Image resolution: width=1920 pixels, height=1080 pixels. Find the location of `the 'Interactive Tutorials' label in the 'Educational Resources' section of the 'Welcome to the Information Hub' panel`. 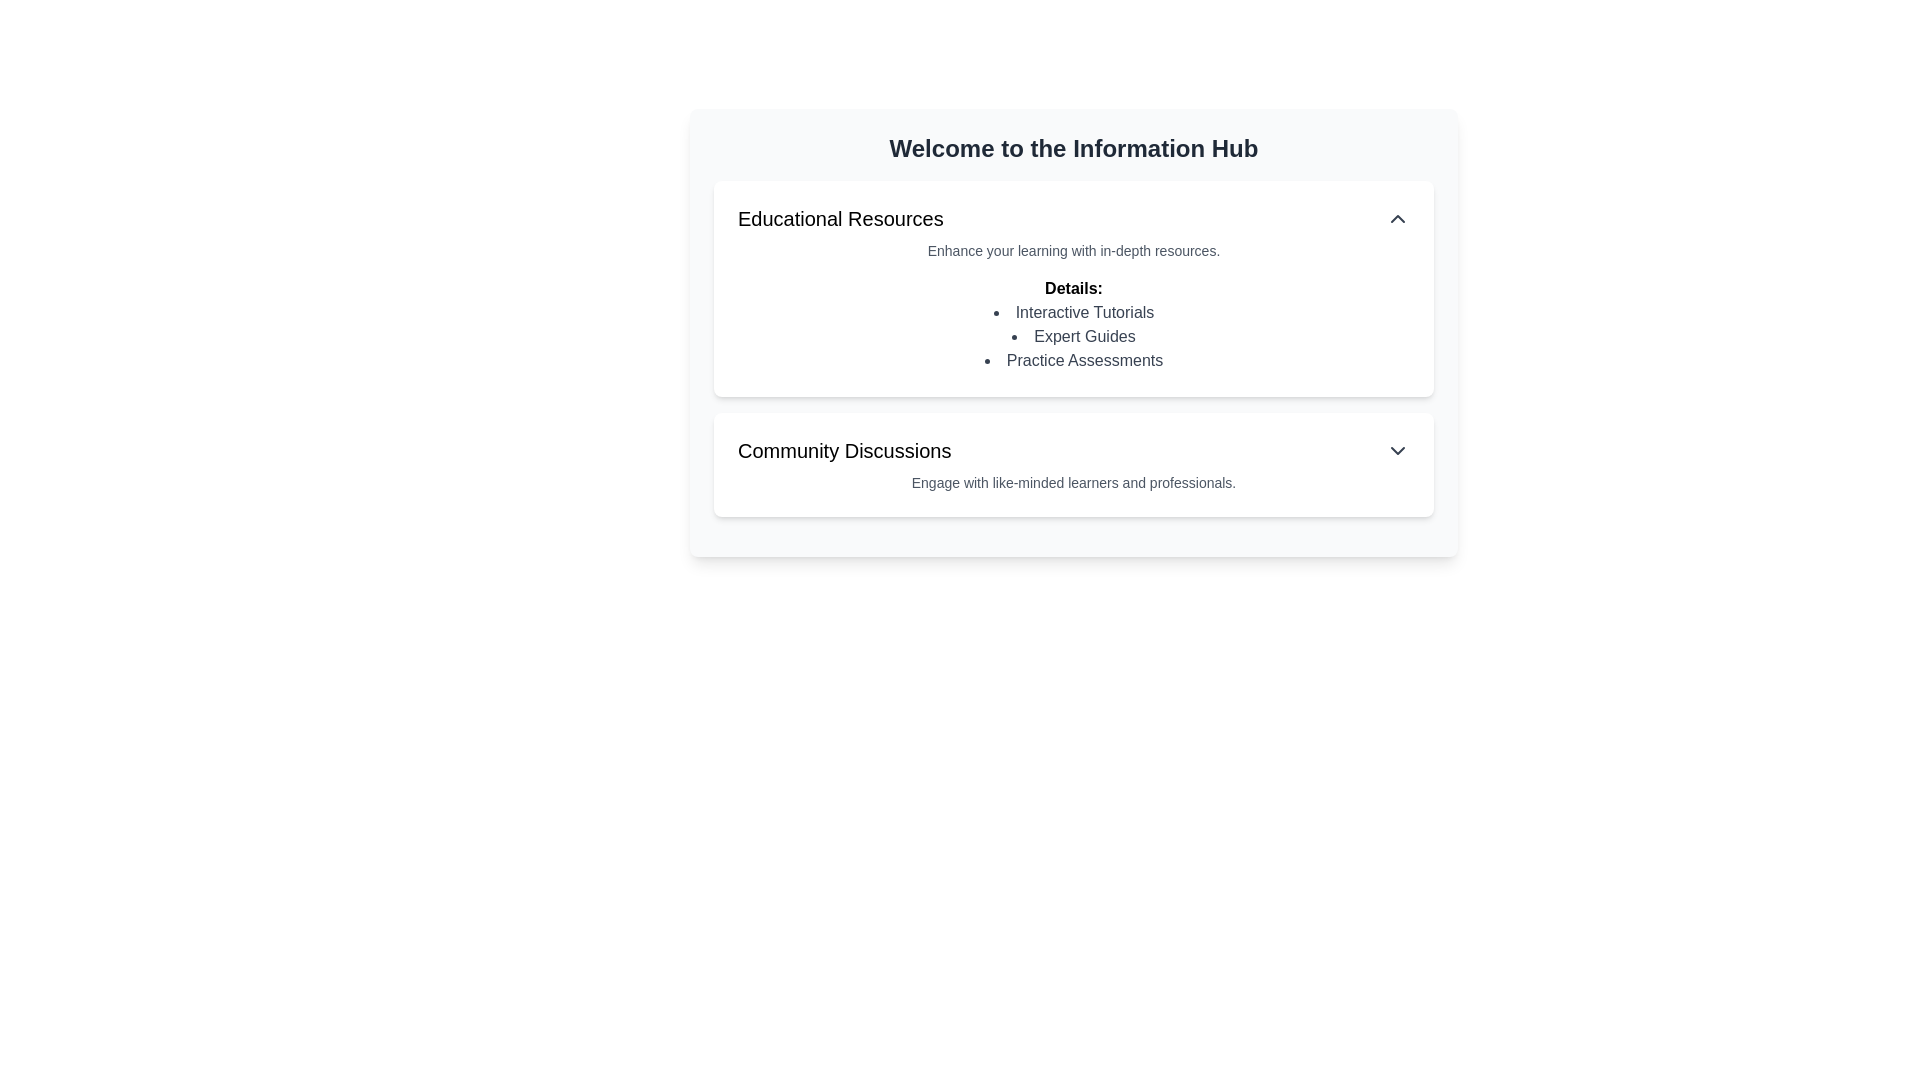

the 'Interactive Tutorials' label in the 'Educational Resources' section of the 'Welcome to the Information Hub' panel is located at coordinates (1073, 312).